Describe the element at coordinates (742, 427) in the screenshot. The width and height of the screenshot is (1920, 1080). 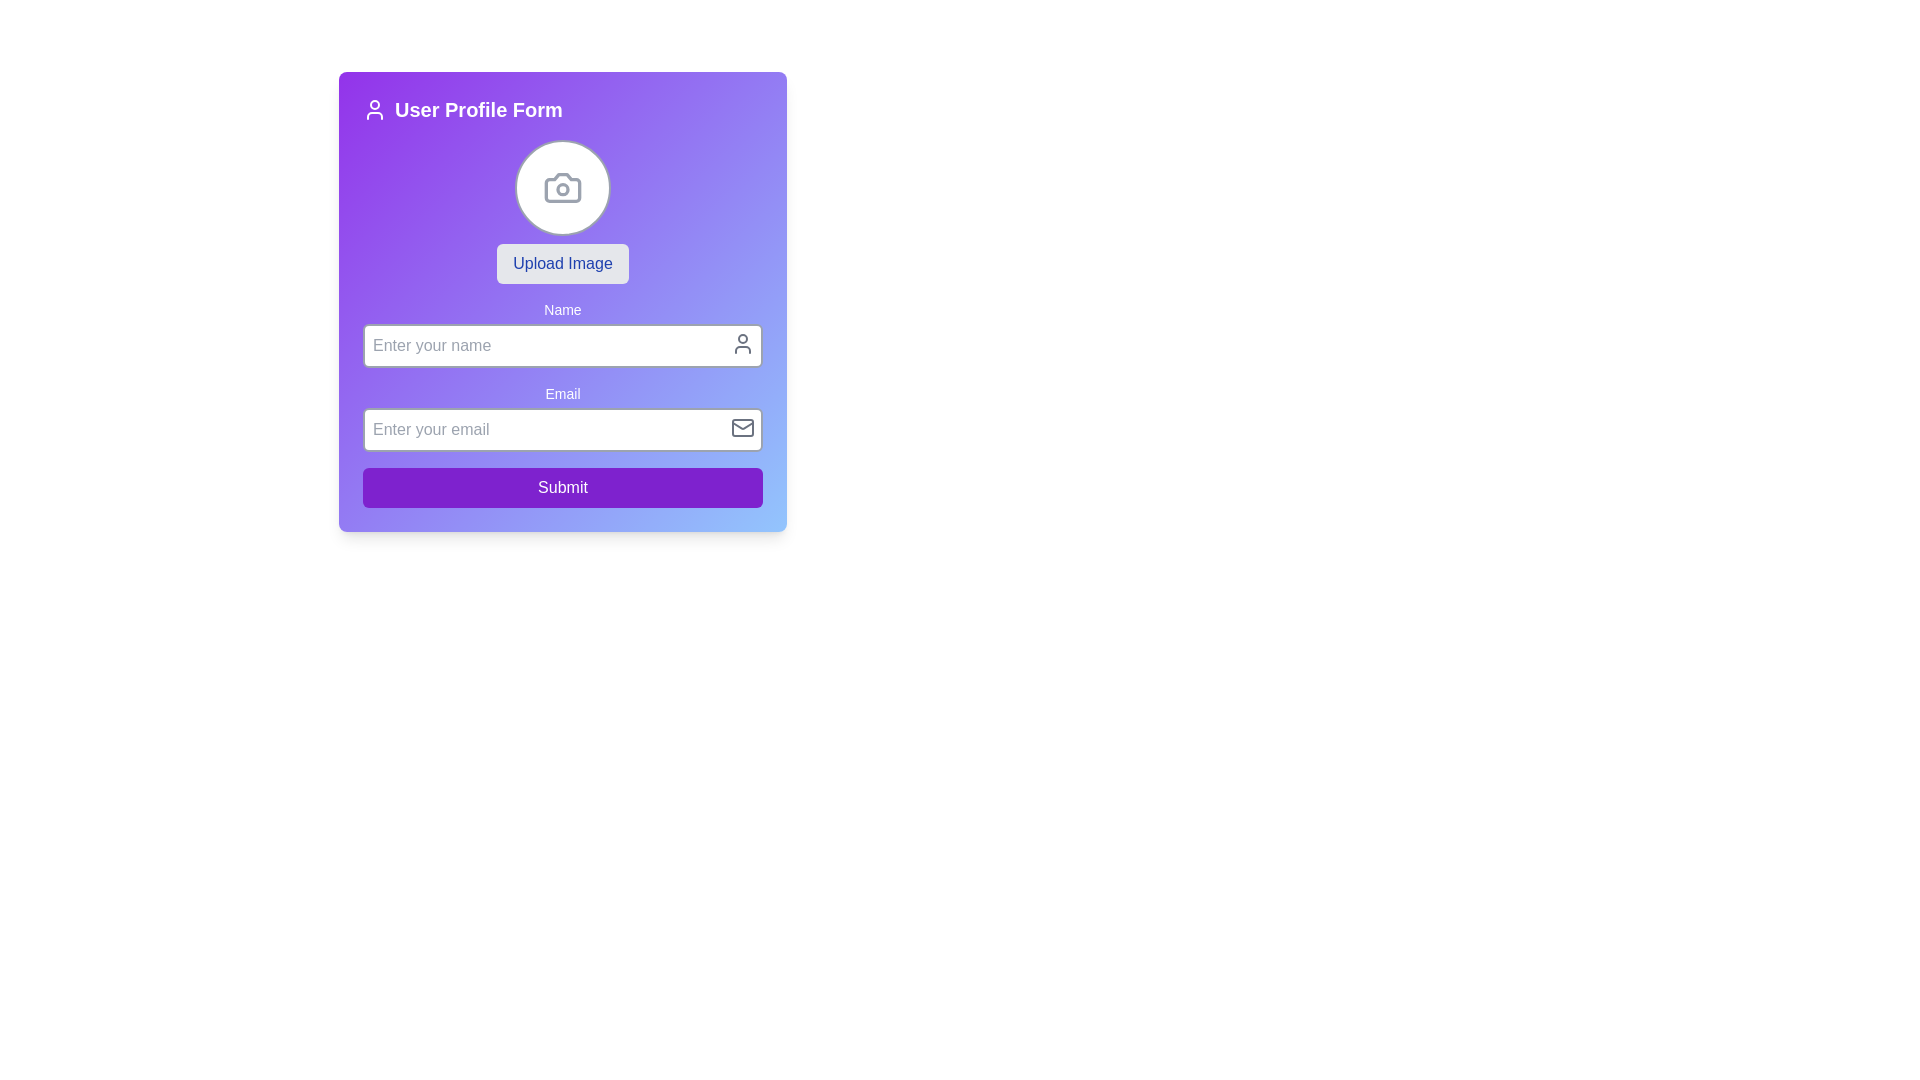
I see `the minimalist gray mail icon, which is styled with rounded edges and positioned to the right of the email input field` at that location.